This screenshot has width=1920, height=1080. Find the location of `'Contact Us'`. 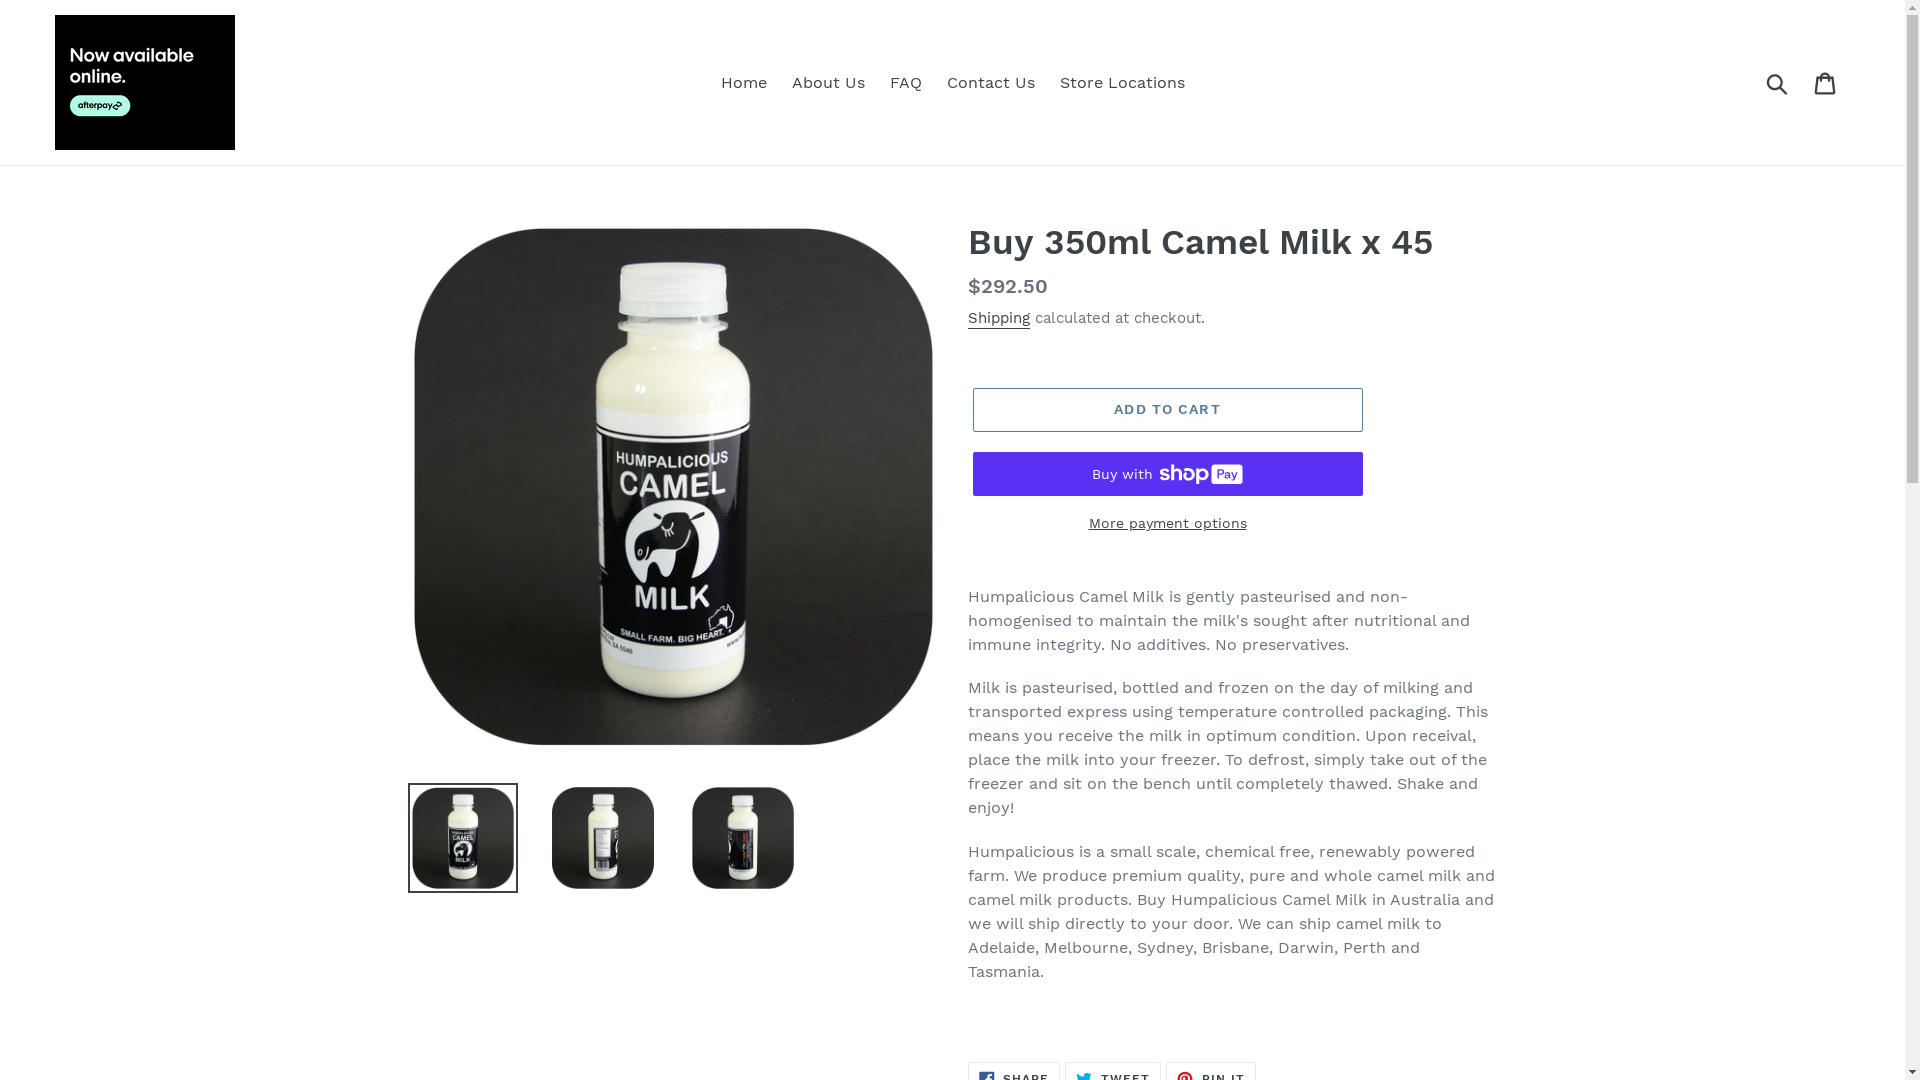

'Contact Us' is located at coordinates (989, 82).